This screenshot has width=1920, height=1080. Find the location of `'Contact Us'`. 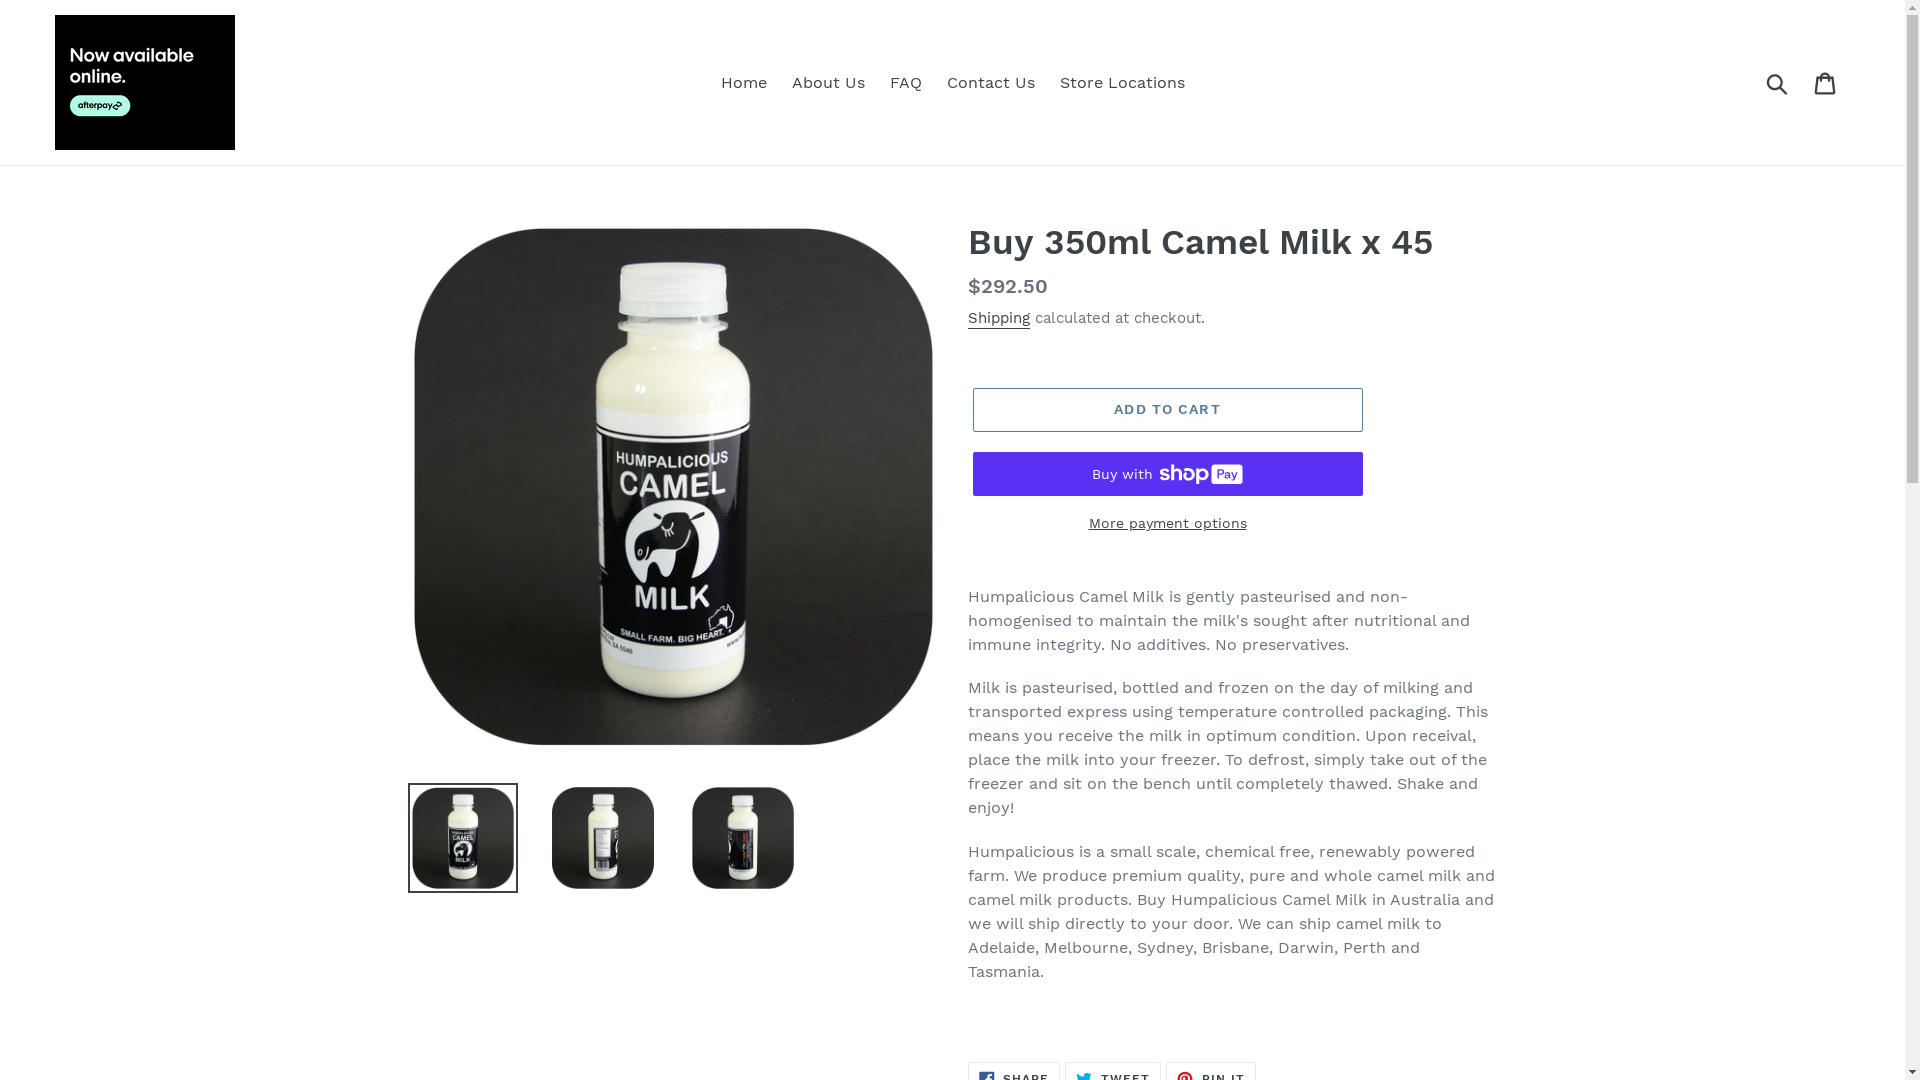

'Contact Us' is located at coordinates (989, 82).